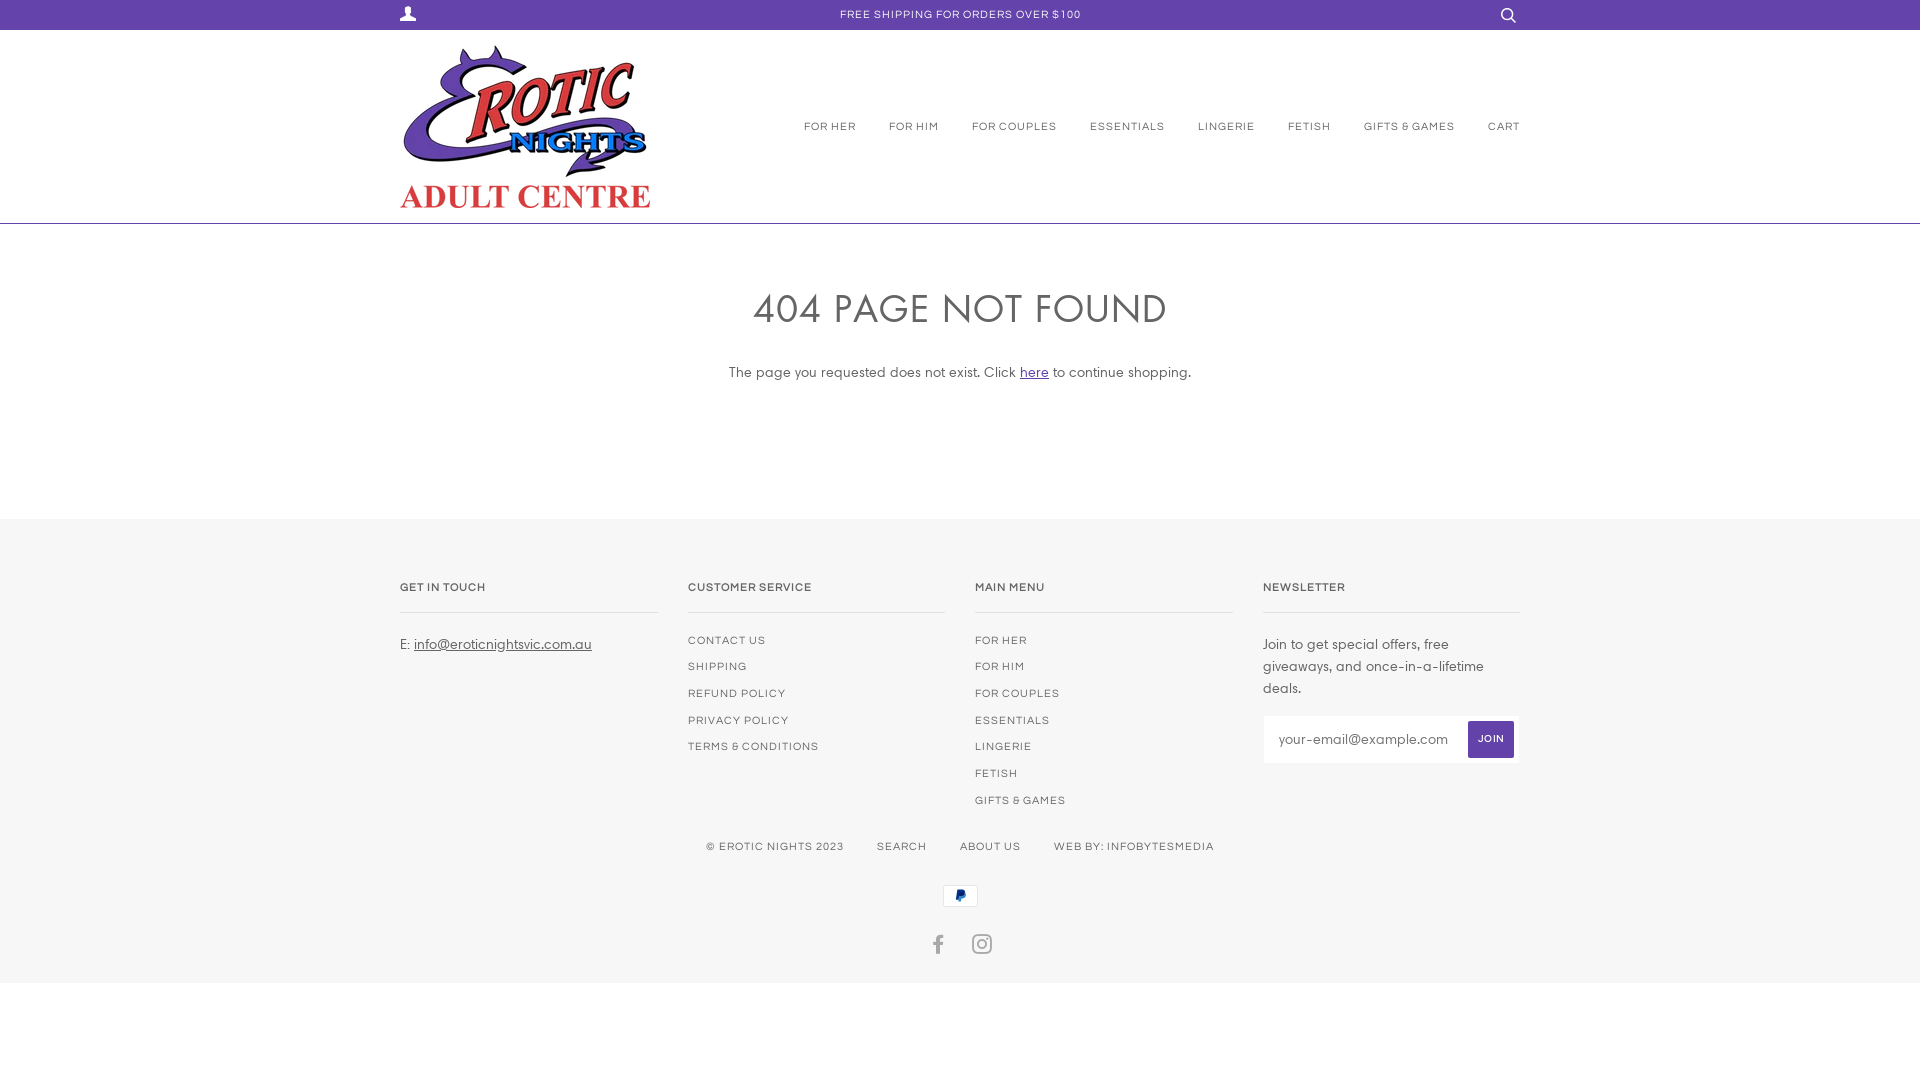 Image resolution: width=1920 pixels, height=1080 pixels. Describe the element at coordinates (717, 666) in the screenshot. I see `'SHIPPING'` at that location.